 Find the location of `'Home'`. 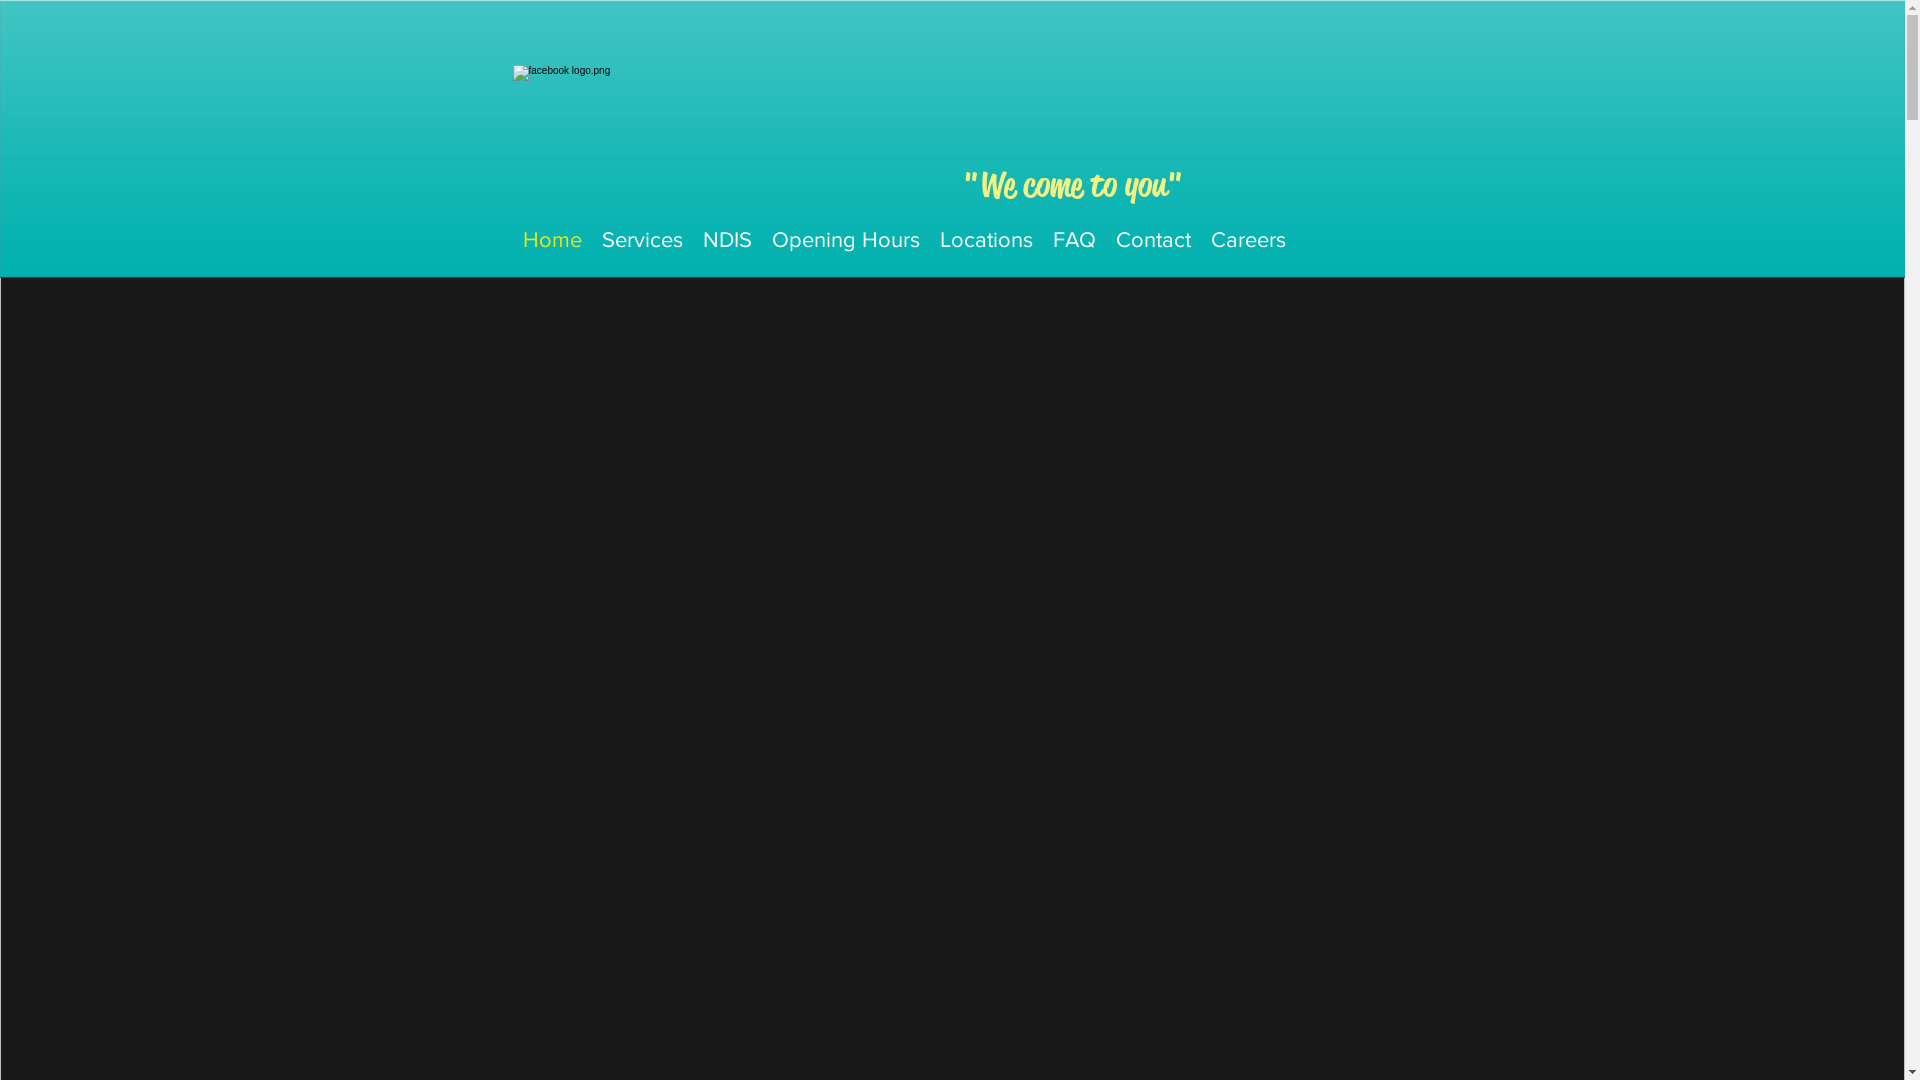

'Home' is located at coordinates (512, 238).